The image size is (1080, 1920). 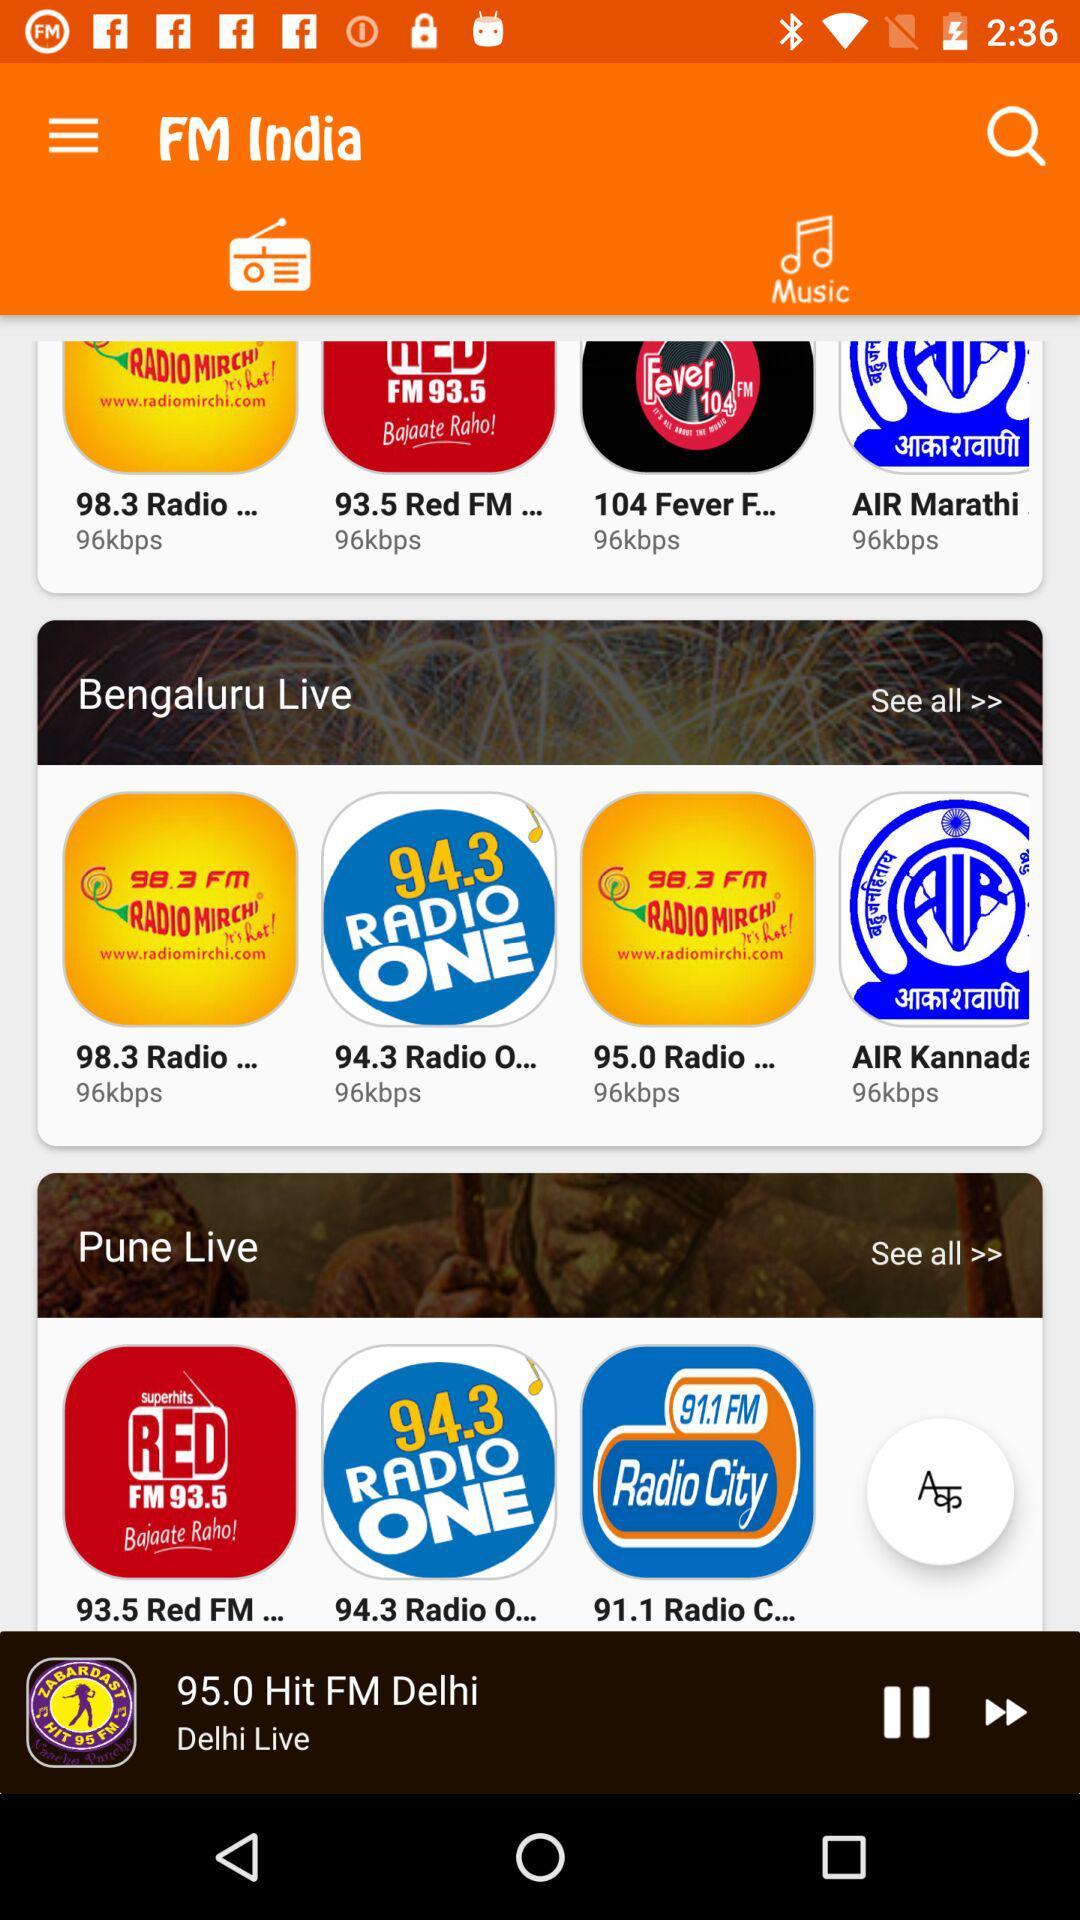 I want to click on pause, so click(x=906, y=1711).